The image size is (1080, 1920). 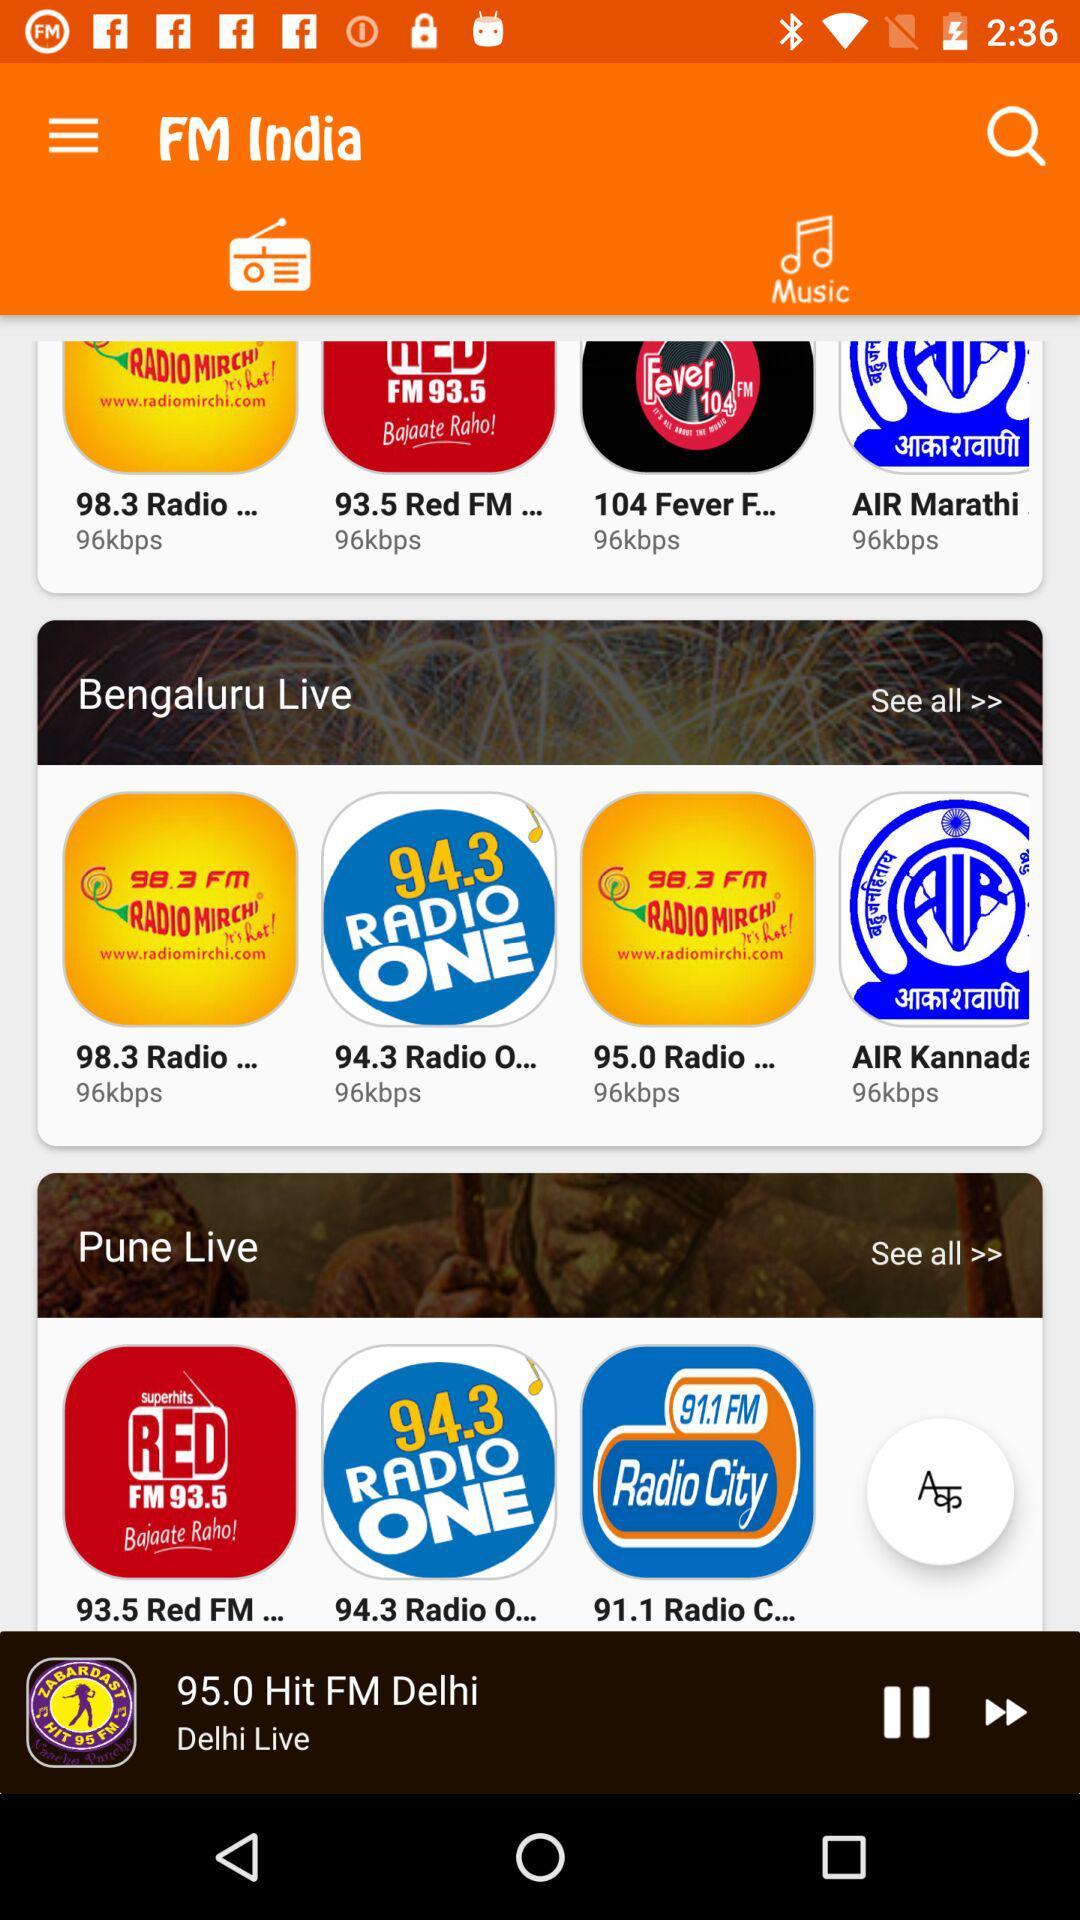 I want to click on pause, so click(x=906, y=1711).